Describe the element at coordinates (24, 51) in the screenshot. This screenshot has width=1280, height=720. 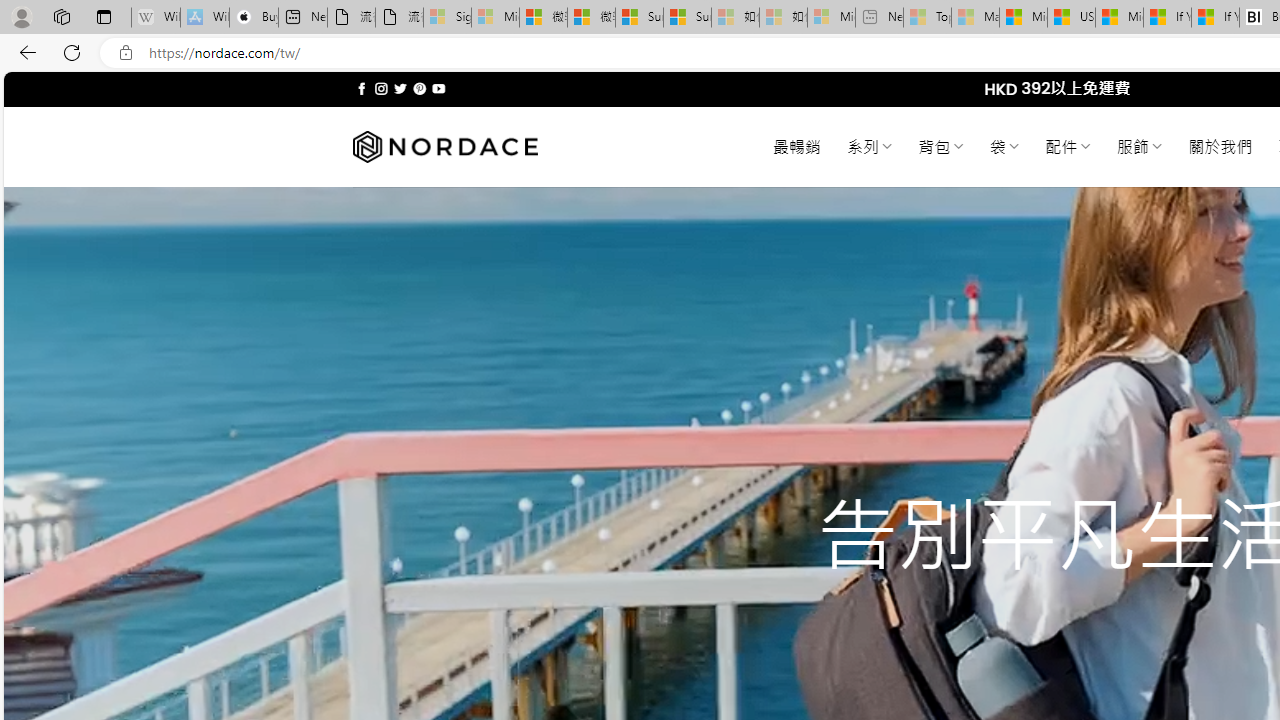
I see `'Back'` at that location.